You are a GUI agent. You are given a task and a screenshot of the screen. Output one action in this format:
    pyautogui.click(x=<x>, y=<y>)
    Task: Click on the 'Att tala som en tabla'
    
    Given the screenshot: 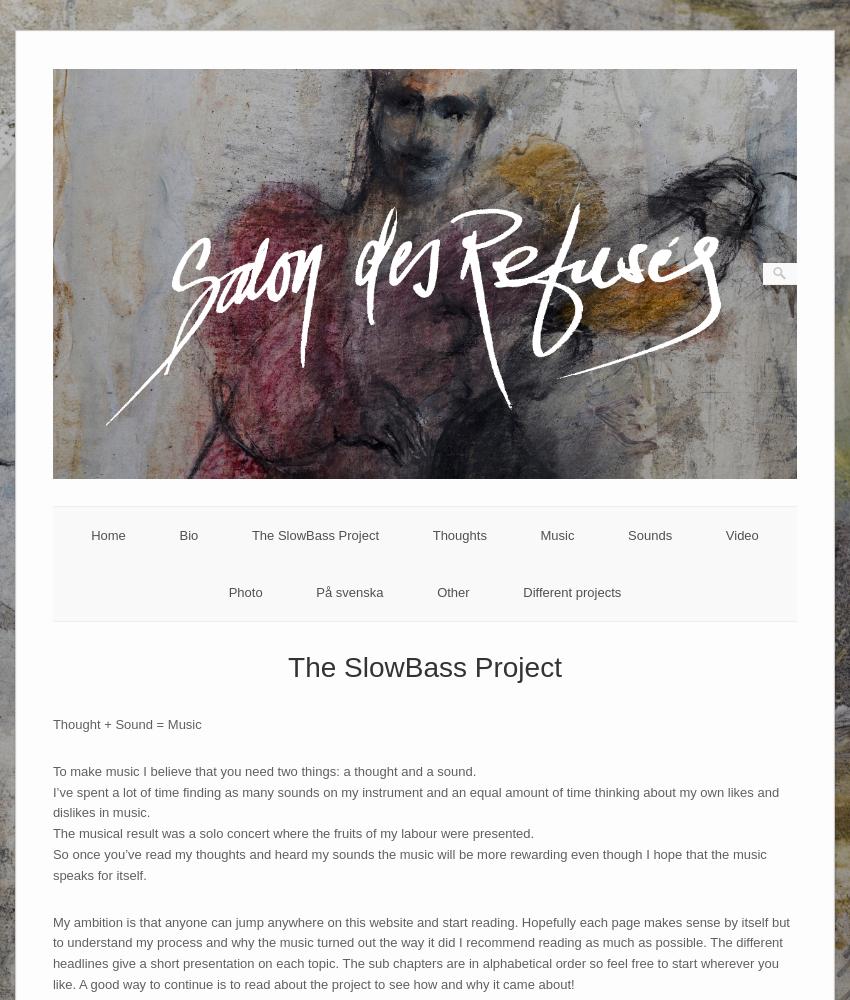 What is the action you would take?
    pyautogui.click(x=348, y=637)
    